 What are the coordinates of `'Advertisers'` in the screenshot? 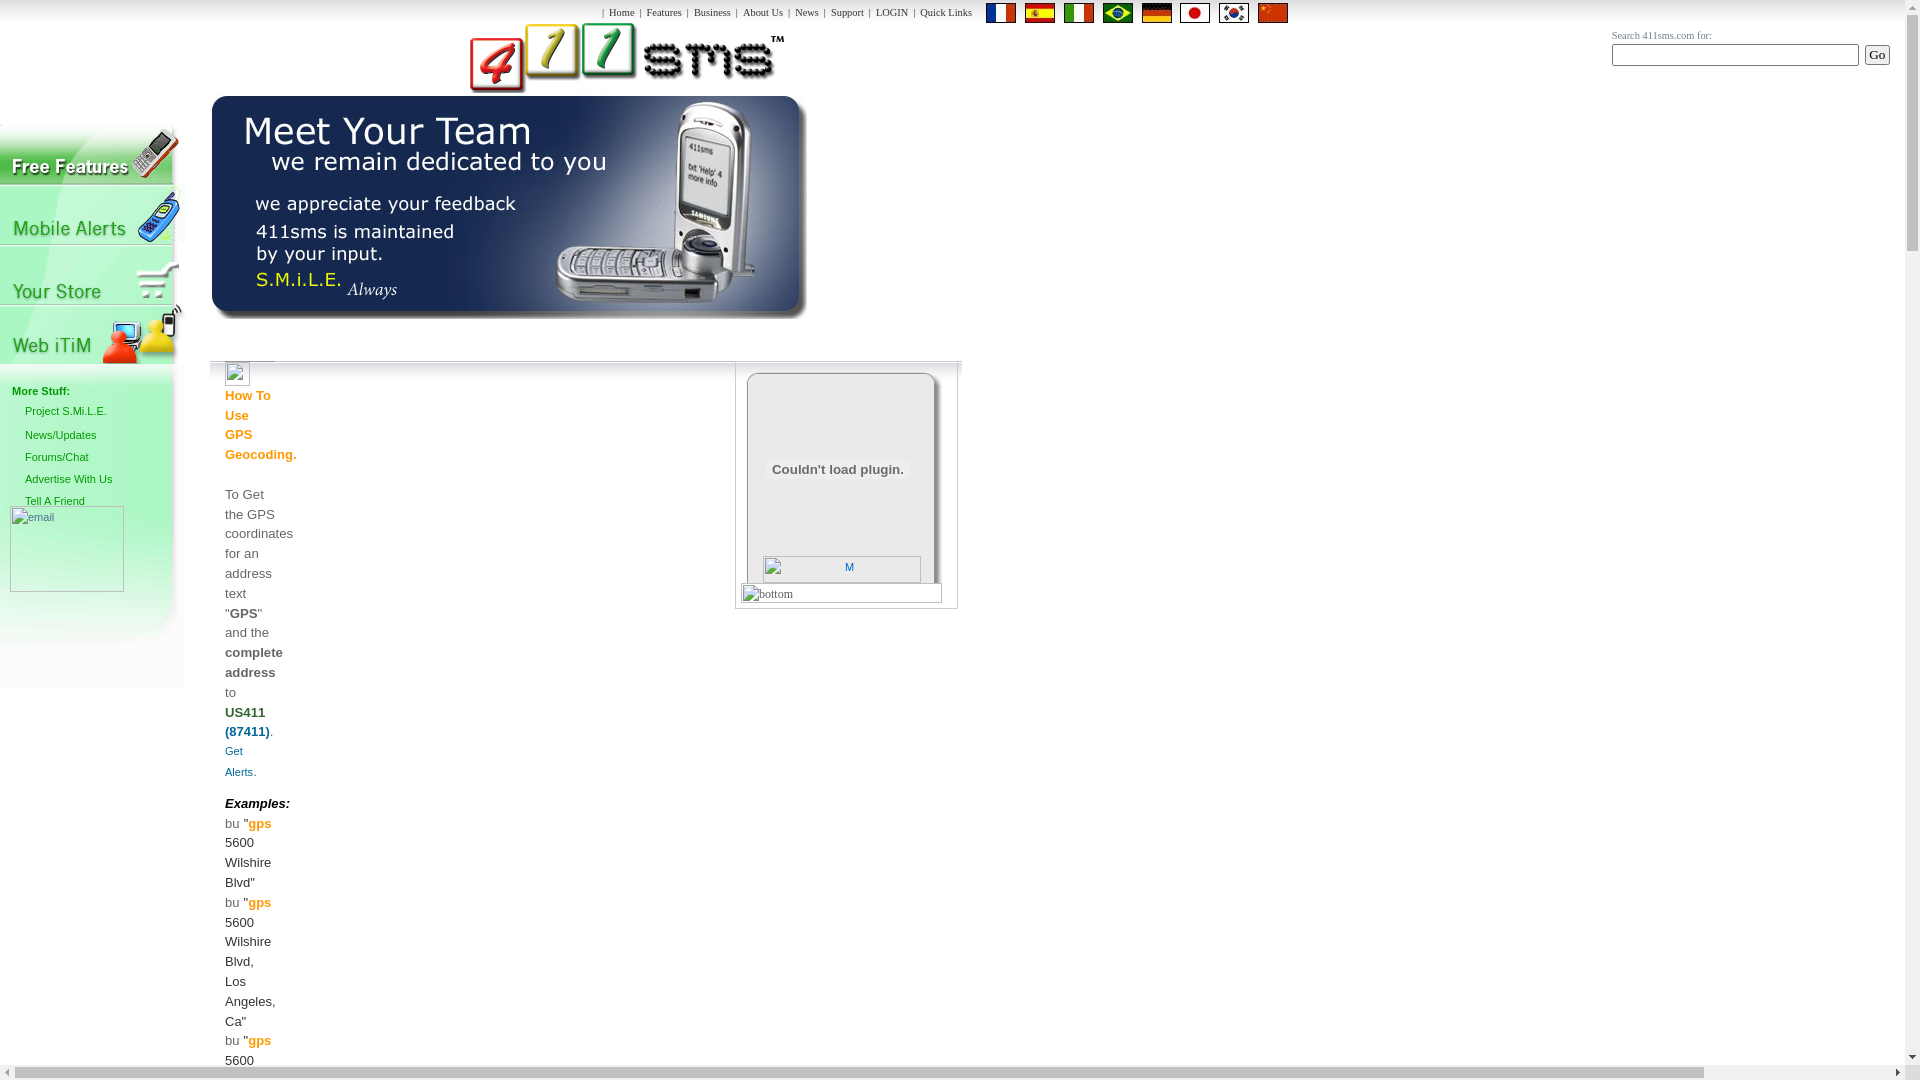 It's located at (91, 333).